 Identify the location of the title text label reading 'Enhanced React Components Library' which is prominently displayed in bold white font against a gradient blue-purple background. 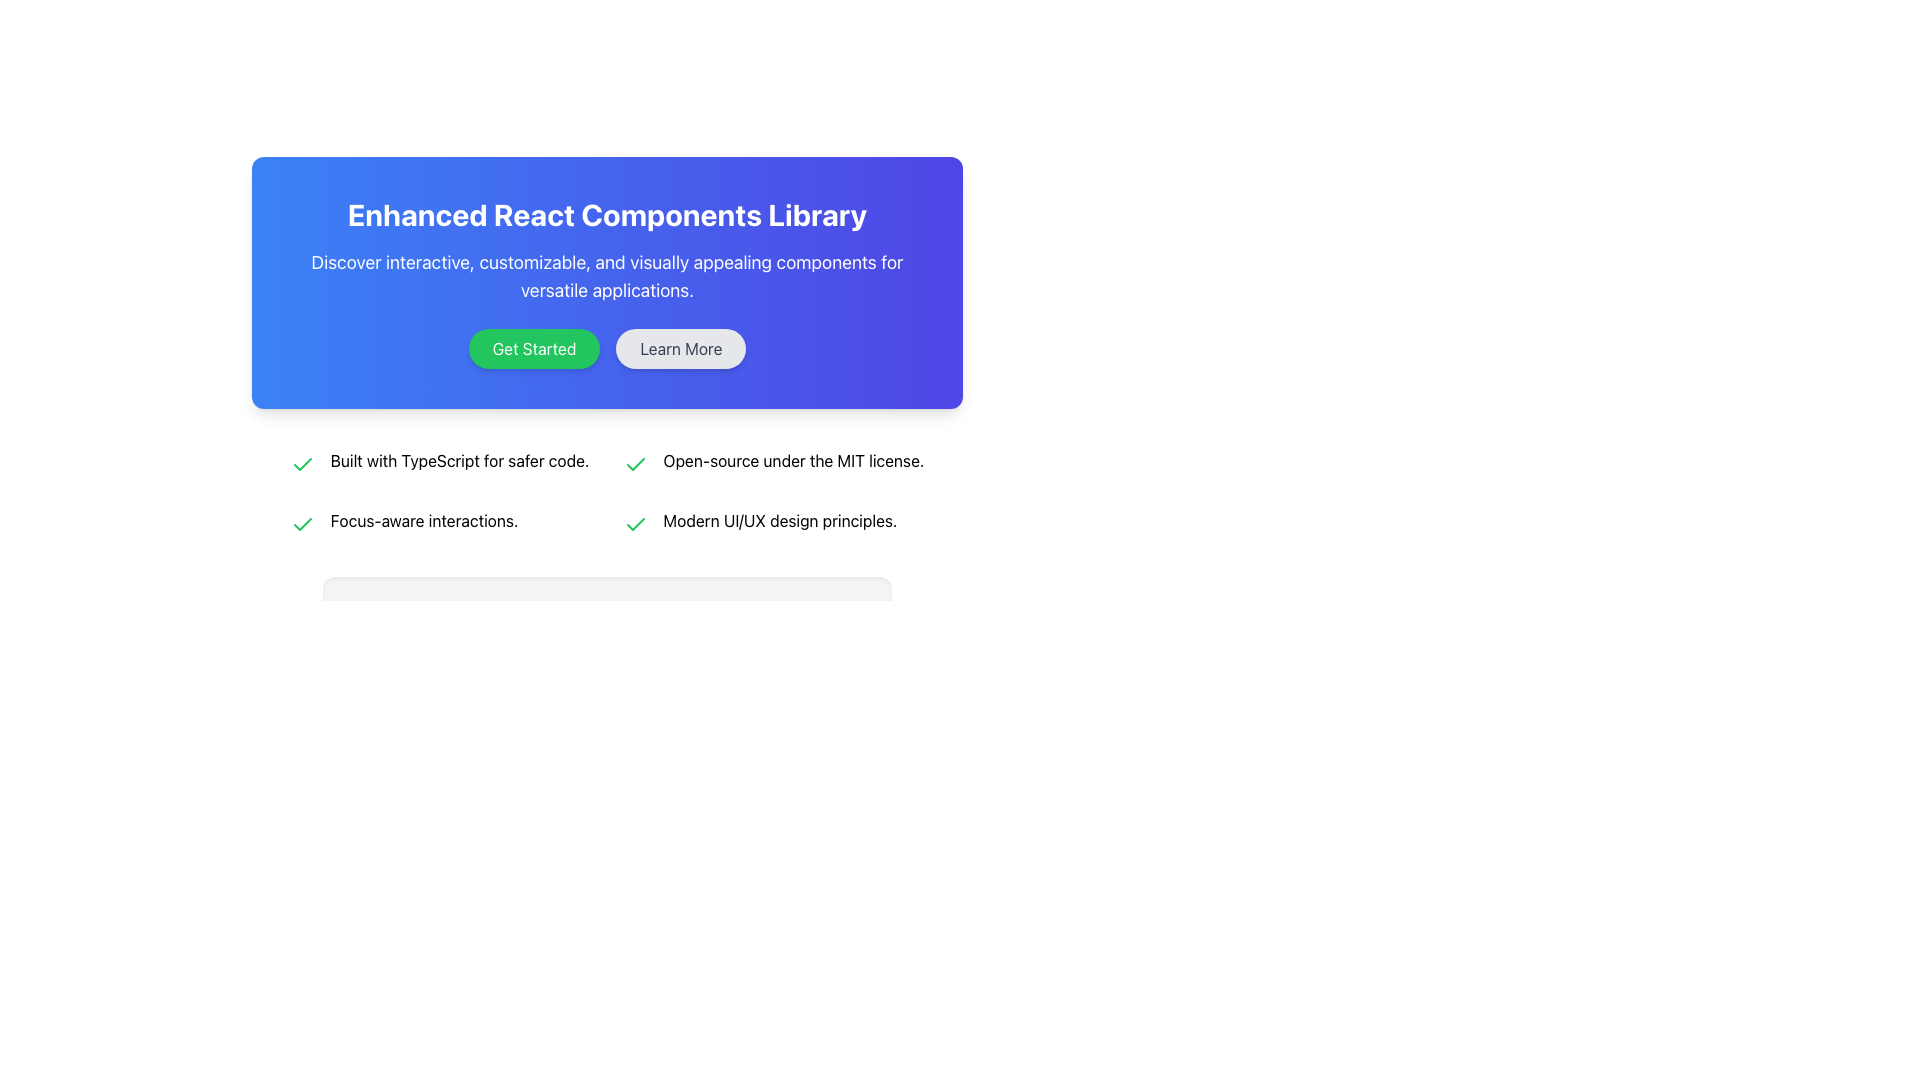
(606, 215).